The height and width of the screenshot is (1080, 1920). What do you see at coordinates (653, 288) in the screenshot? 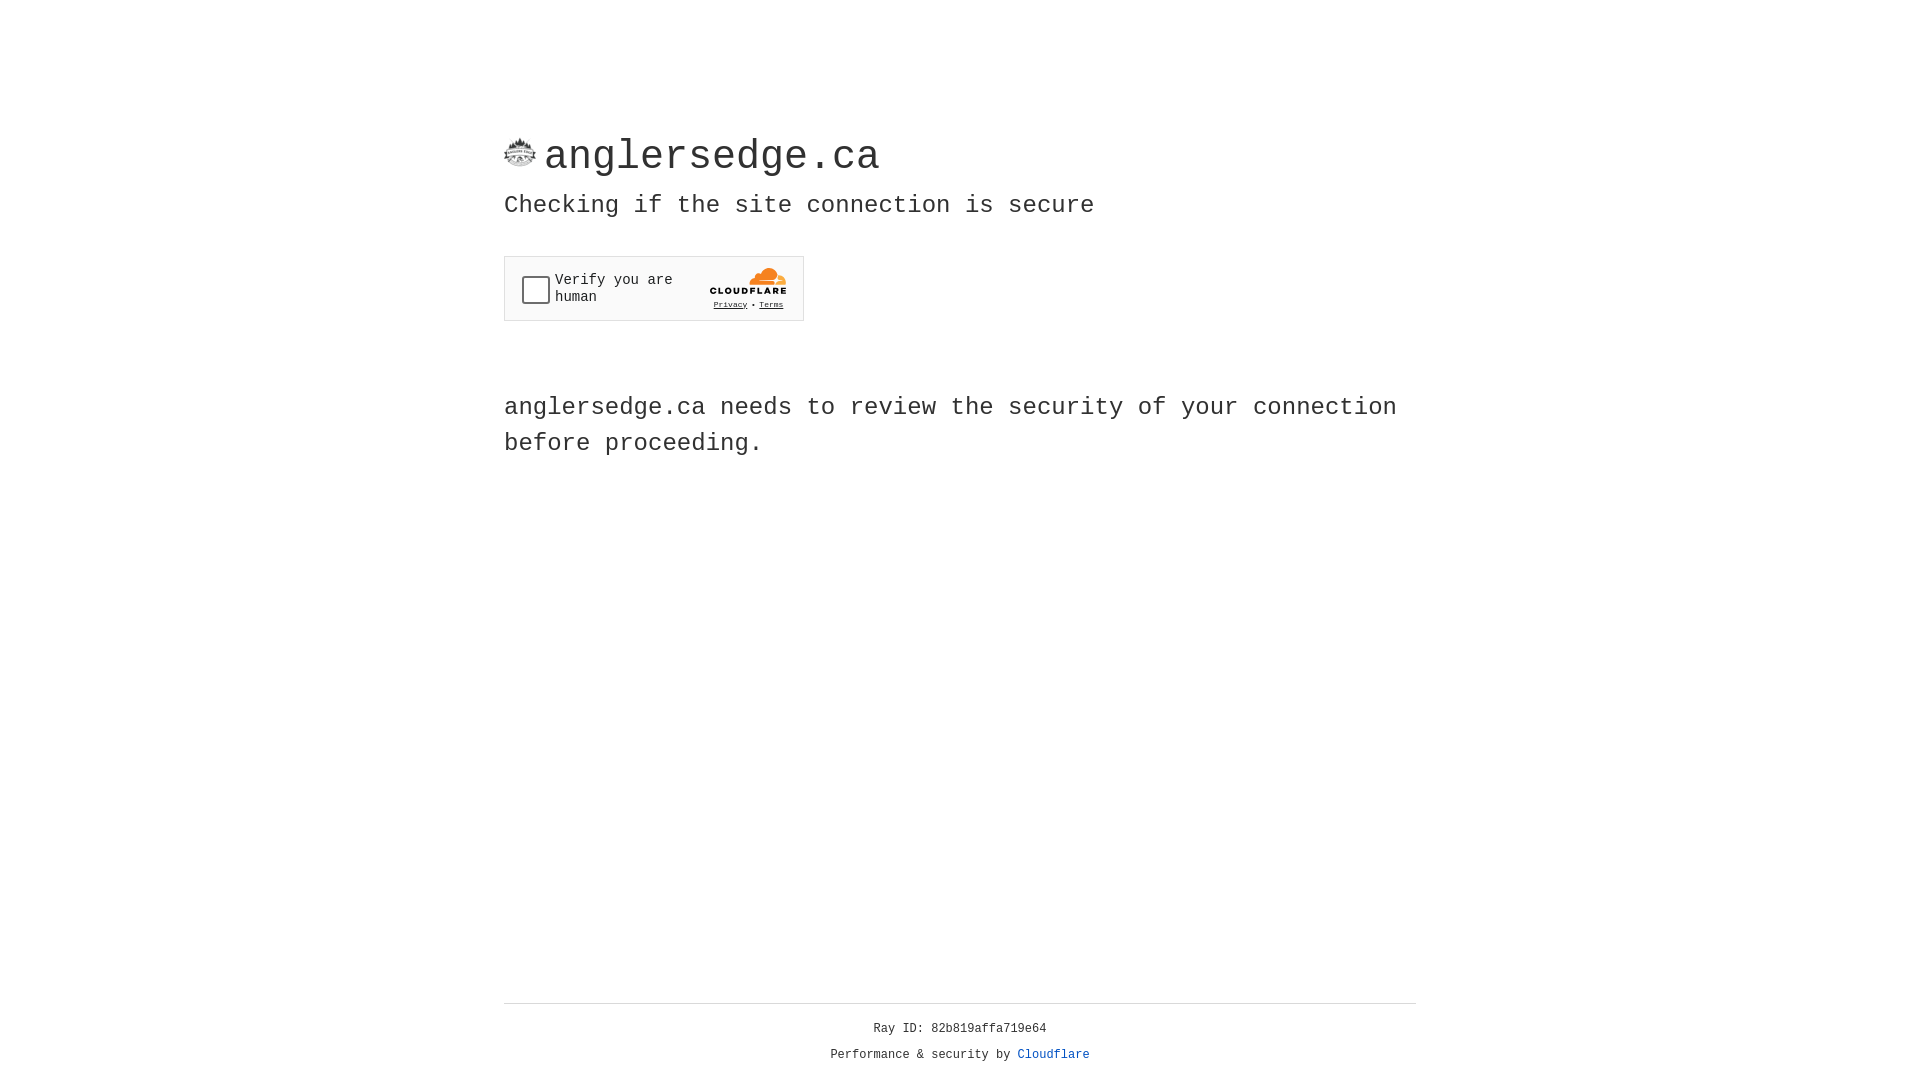
I see `'Widget containing a Cloudflare security challenge'` at bounding box center [653, 288].